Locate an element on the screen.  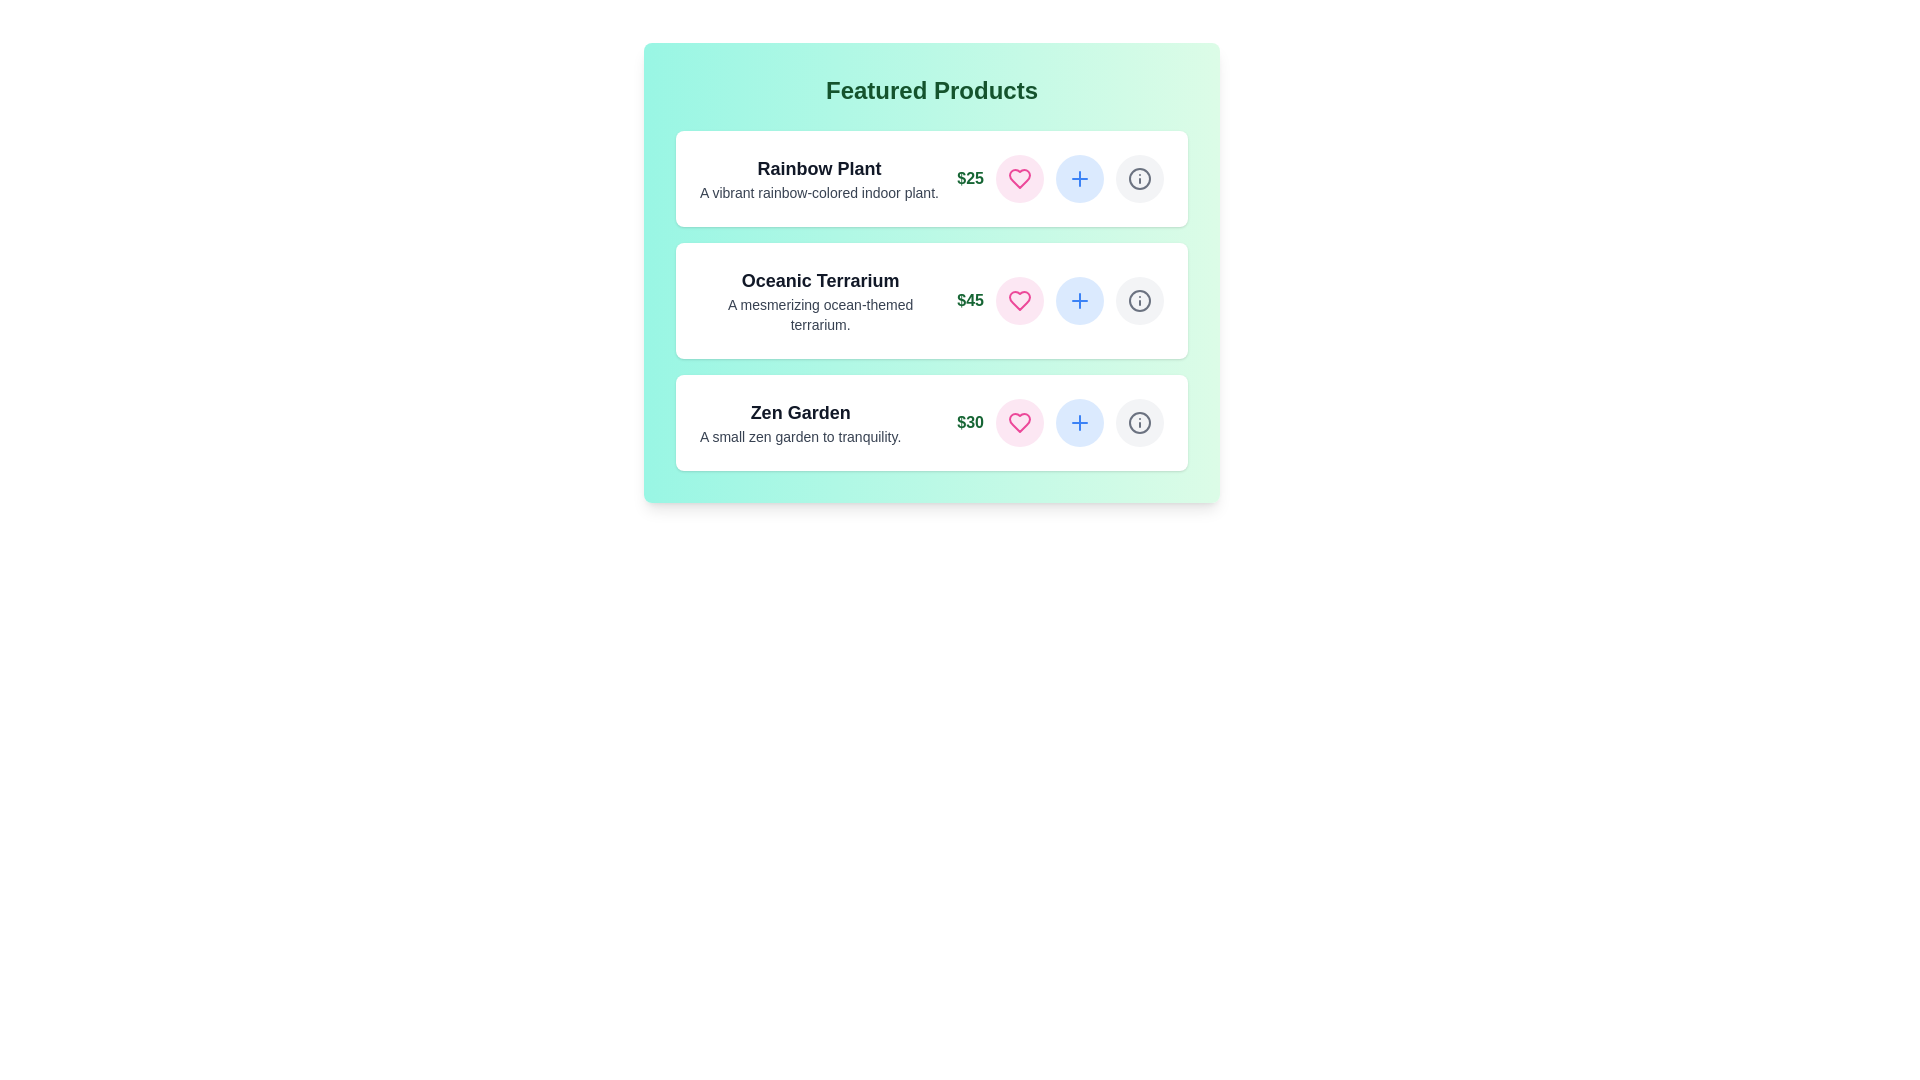
heart button to favorite the product Rainbow Plant is located at coordinates (1019, 177).